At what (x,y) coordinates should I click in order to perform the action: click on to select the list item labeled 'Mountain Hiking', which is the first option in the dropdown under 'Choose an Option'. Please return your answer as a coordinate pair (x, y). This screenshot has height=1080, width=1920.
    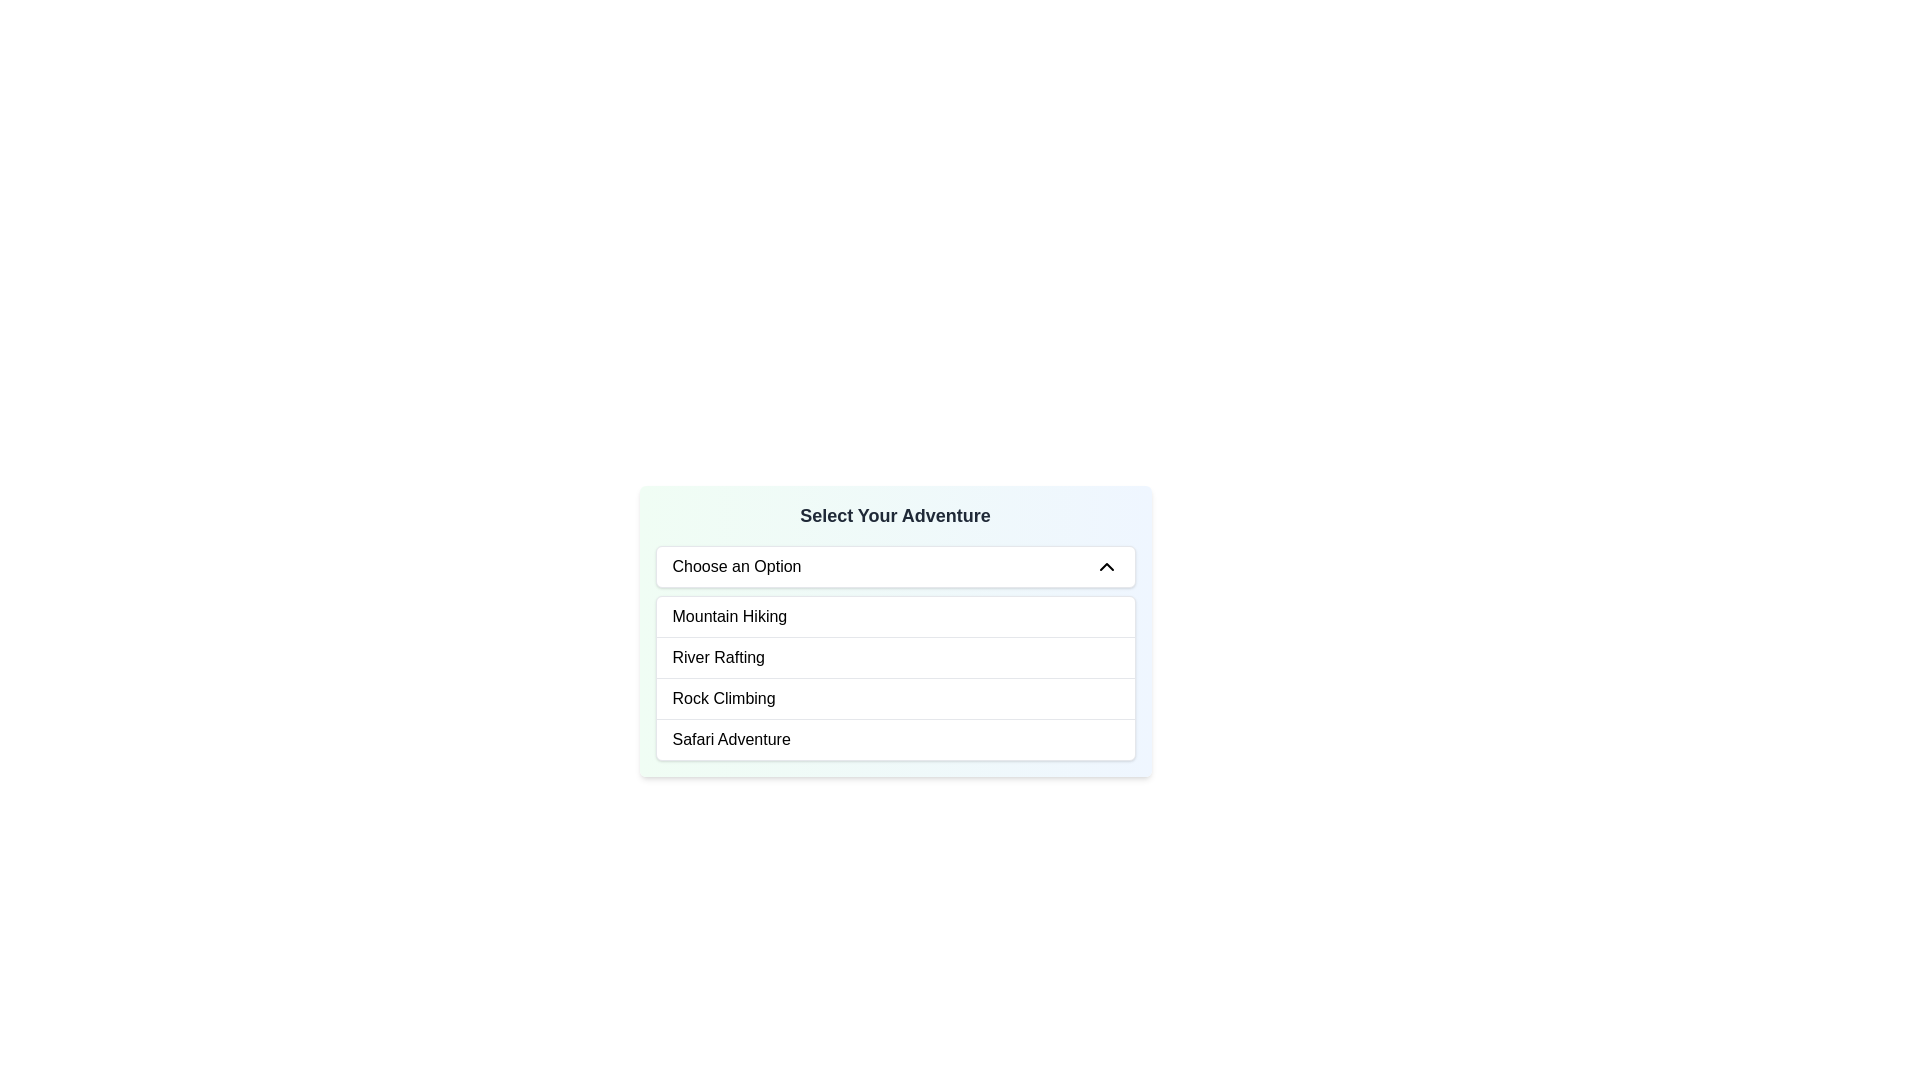
    Looking at the image, I should click on (894, 631).